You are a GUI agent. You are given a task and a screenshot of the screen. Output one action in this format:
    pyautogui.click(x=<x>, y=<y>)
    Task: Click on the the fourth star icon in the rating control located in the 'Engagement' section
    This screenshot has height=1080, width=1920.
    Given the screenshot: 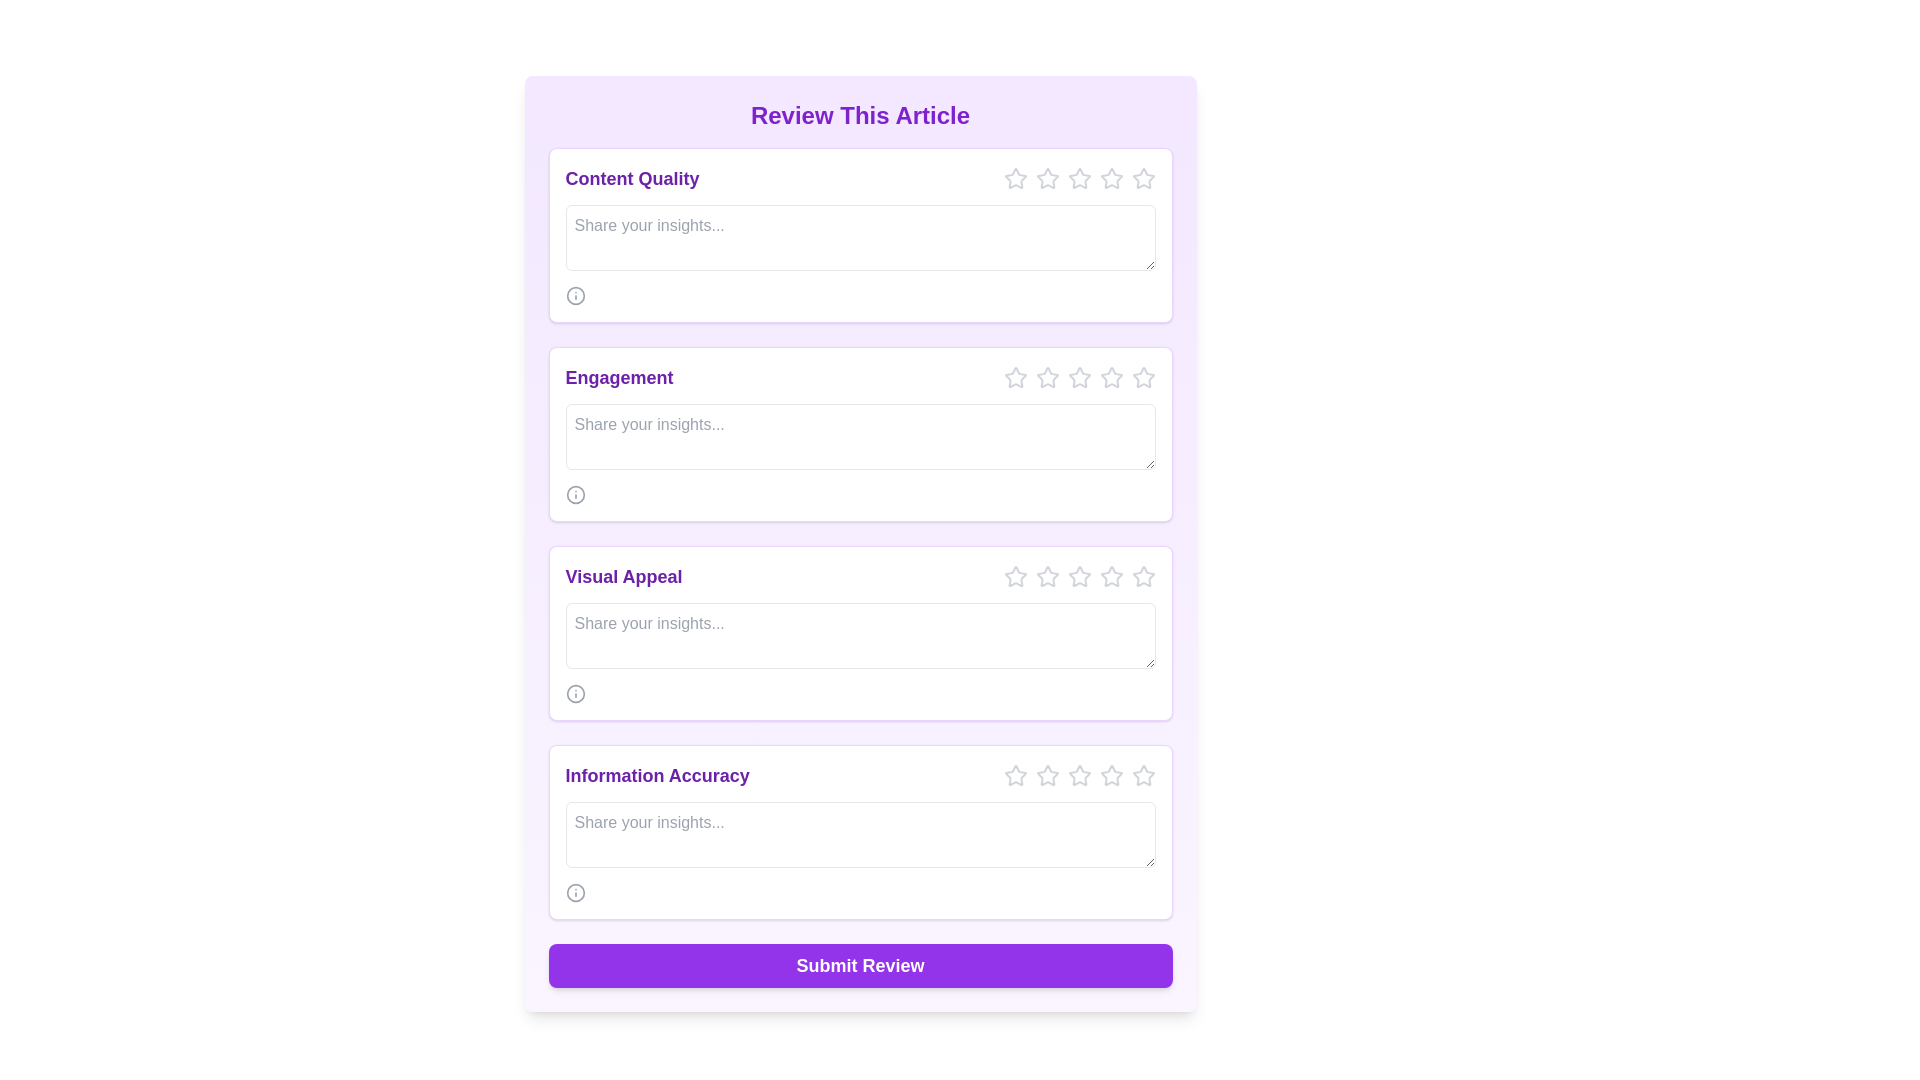 What is the action you would take?
    pyautogui.click(x=1078, y=378)
    